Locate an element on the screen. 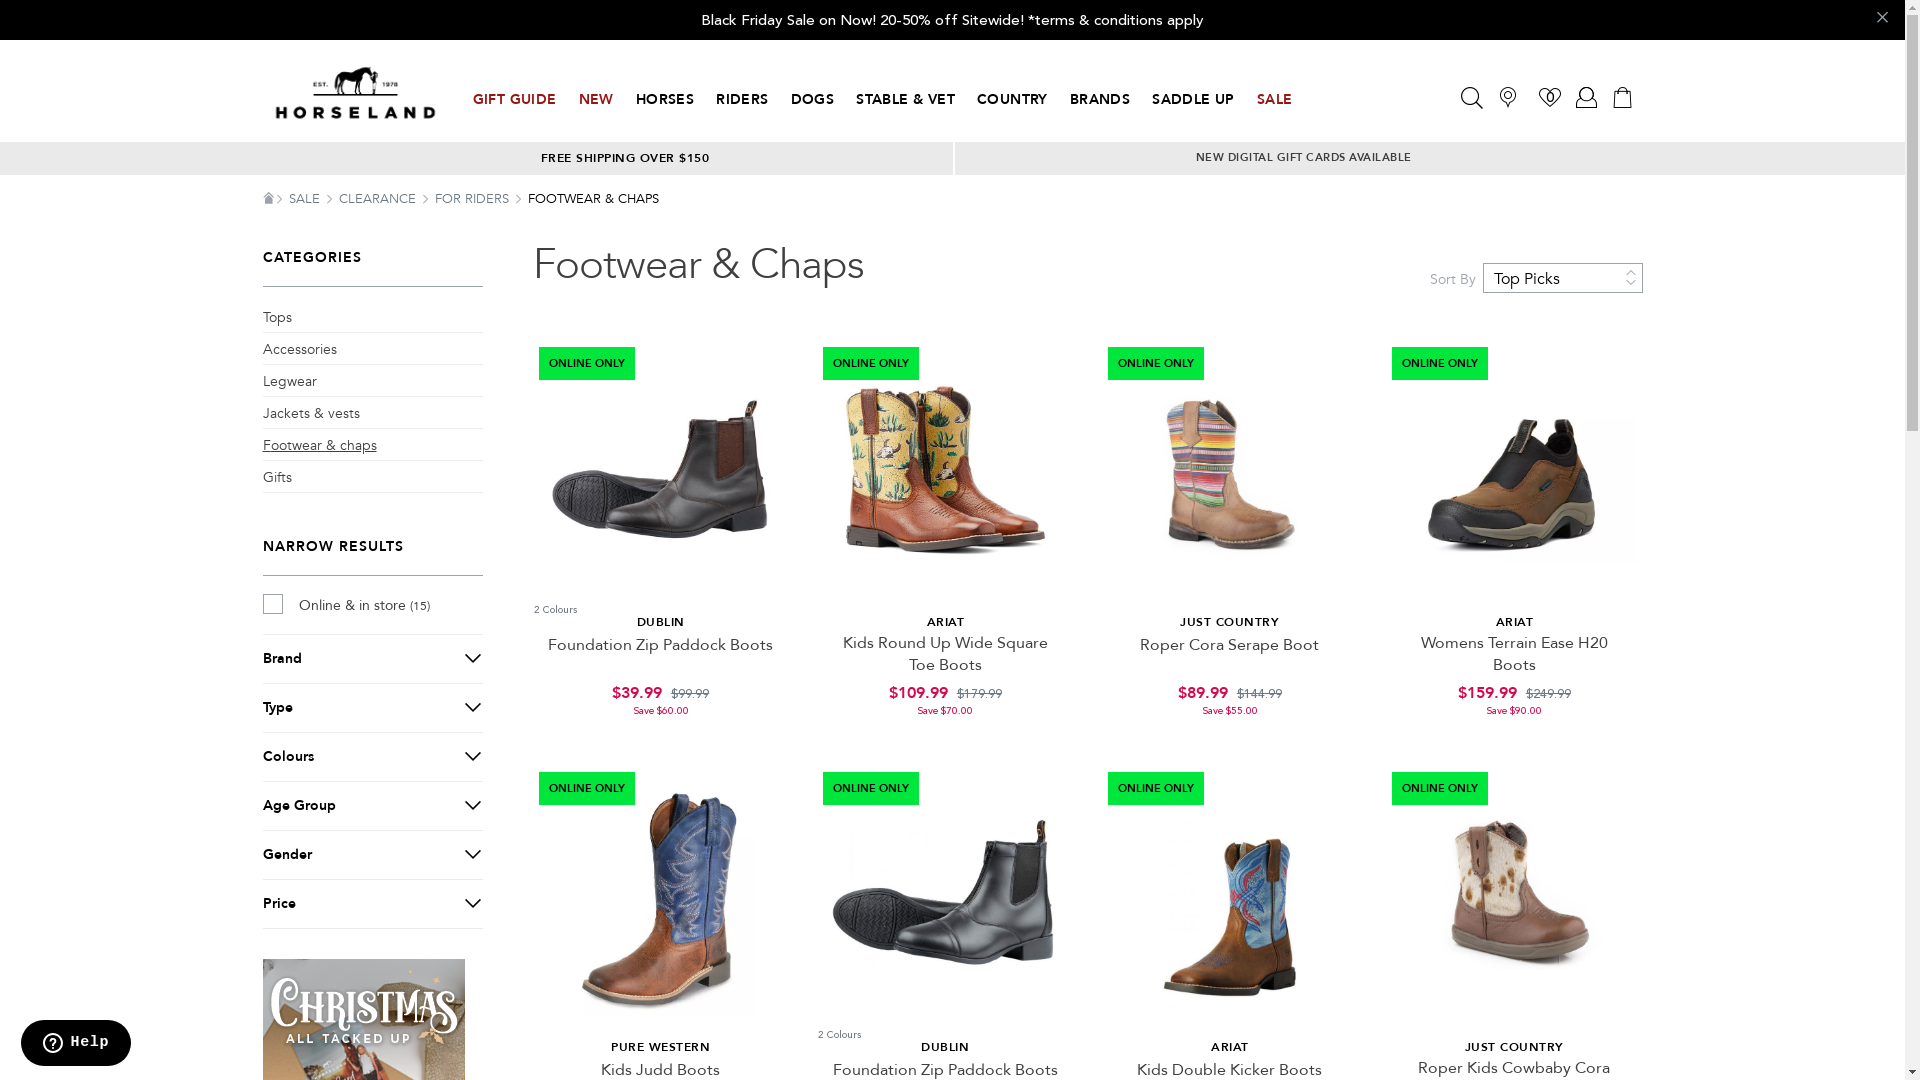 This screenshot has width=1920, height=1080. 'CLEARANCE' is located at coordinates (378, 199).